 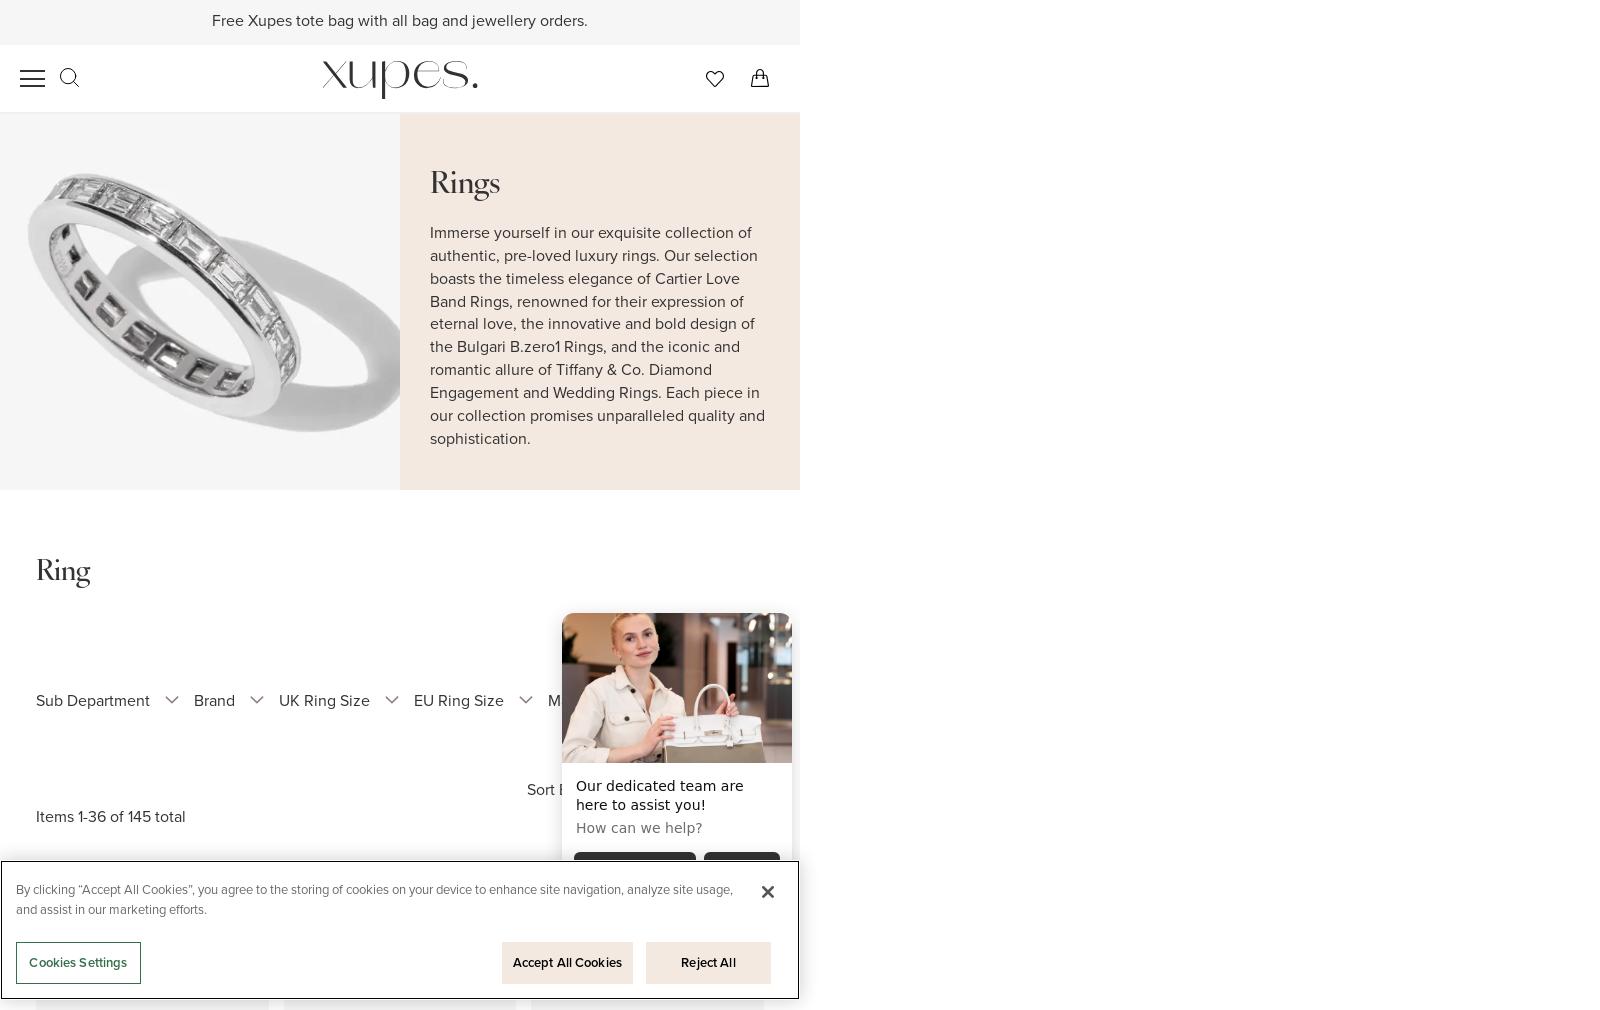 What do you see at coordinates (150, 816) in the screenshot?
I see `'total'` at bounding box center [150, 816].